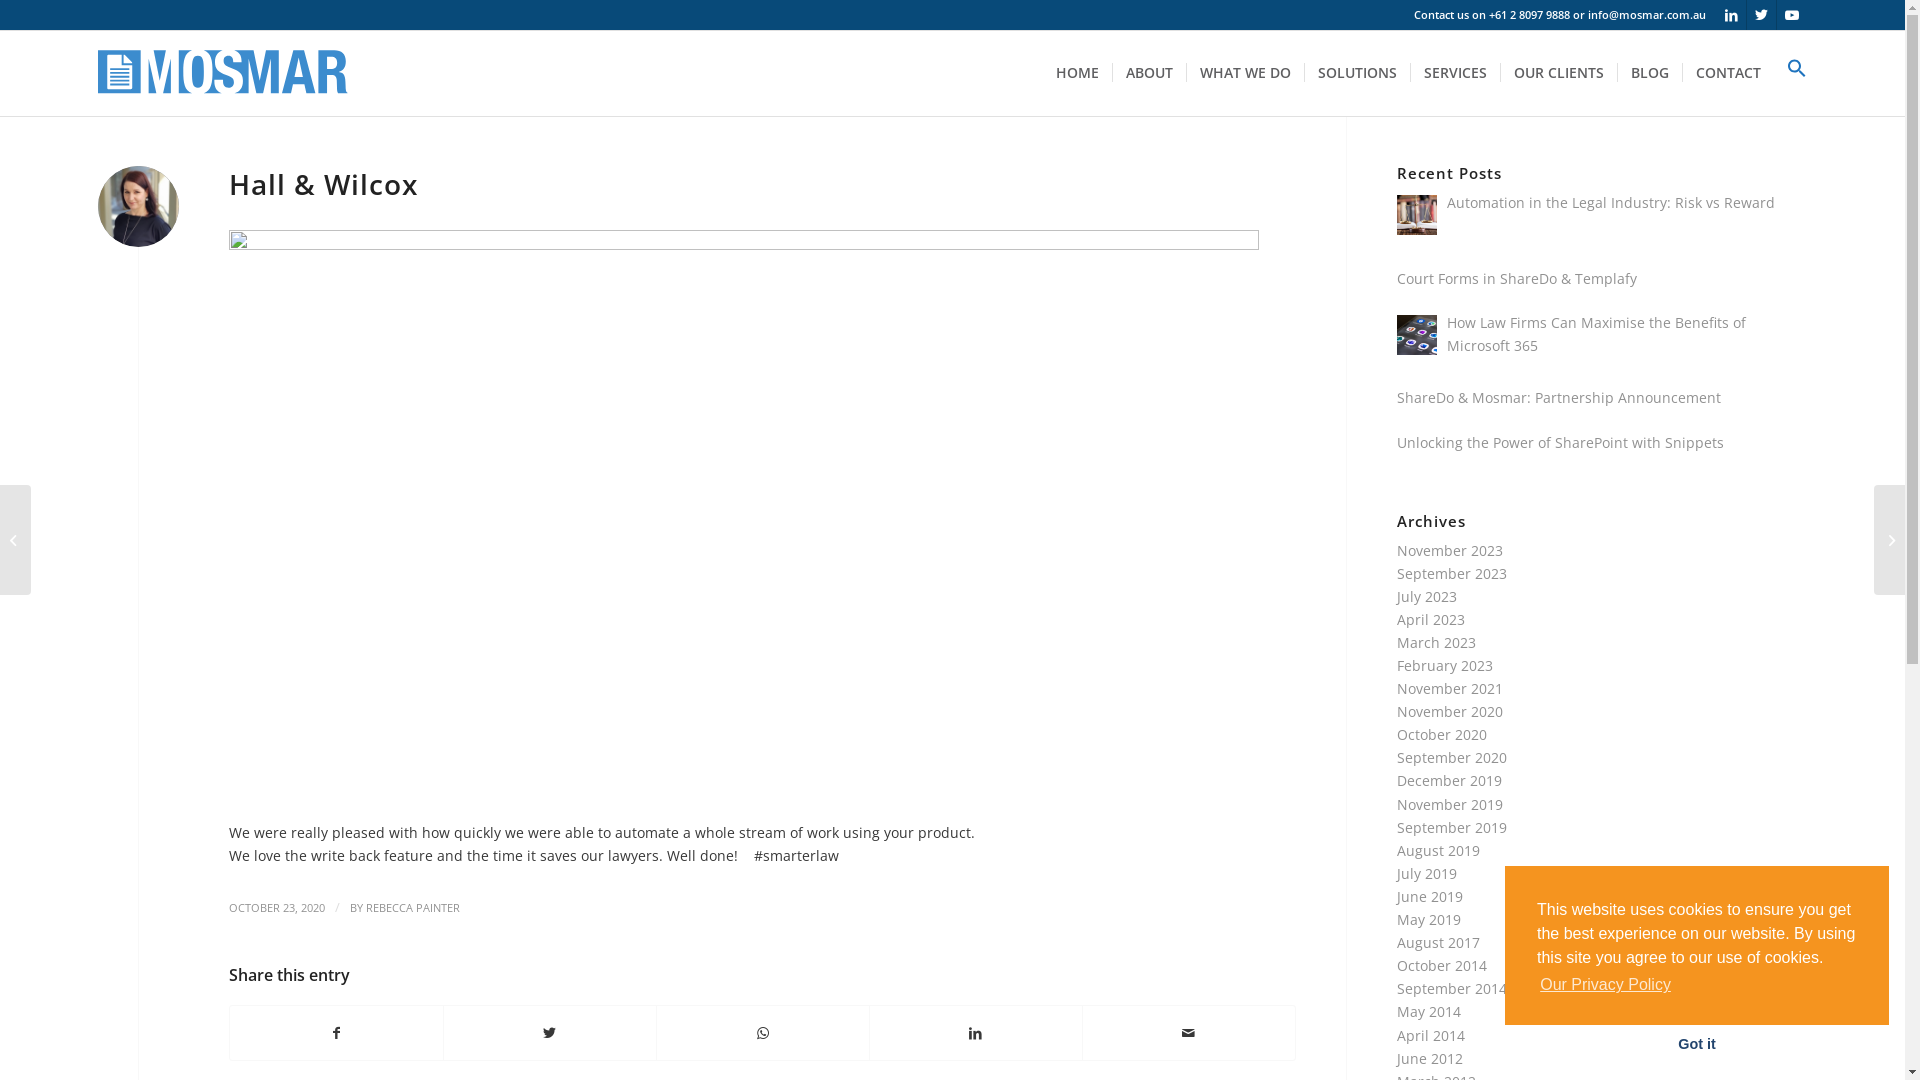 This screenshot has width=1920, height=1080. I want to click on 'Unlocking the Power of SharePoint with Snippets', so click(1559, 440).